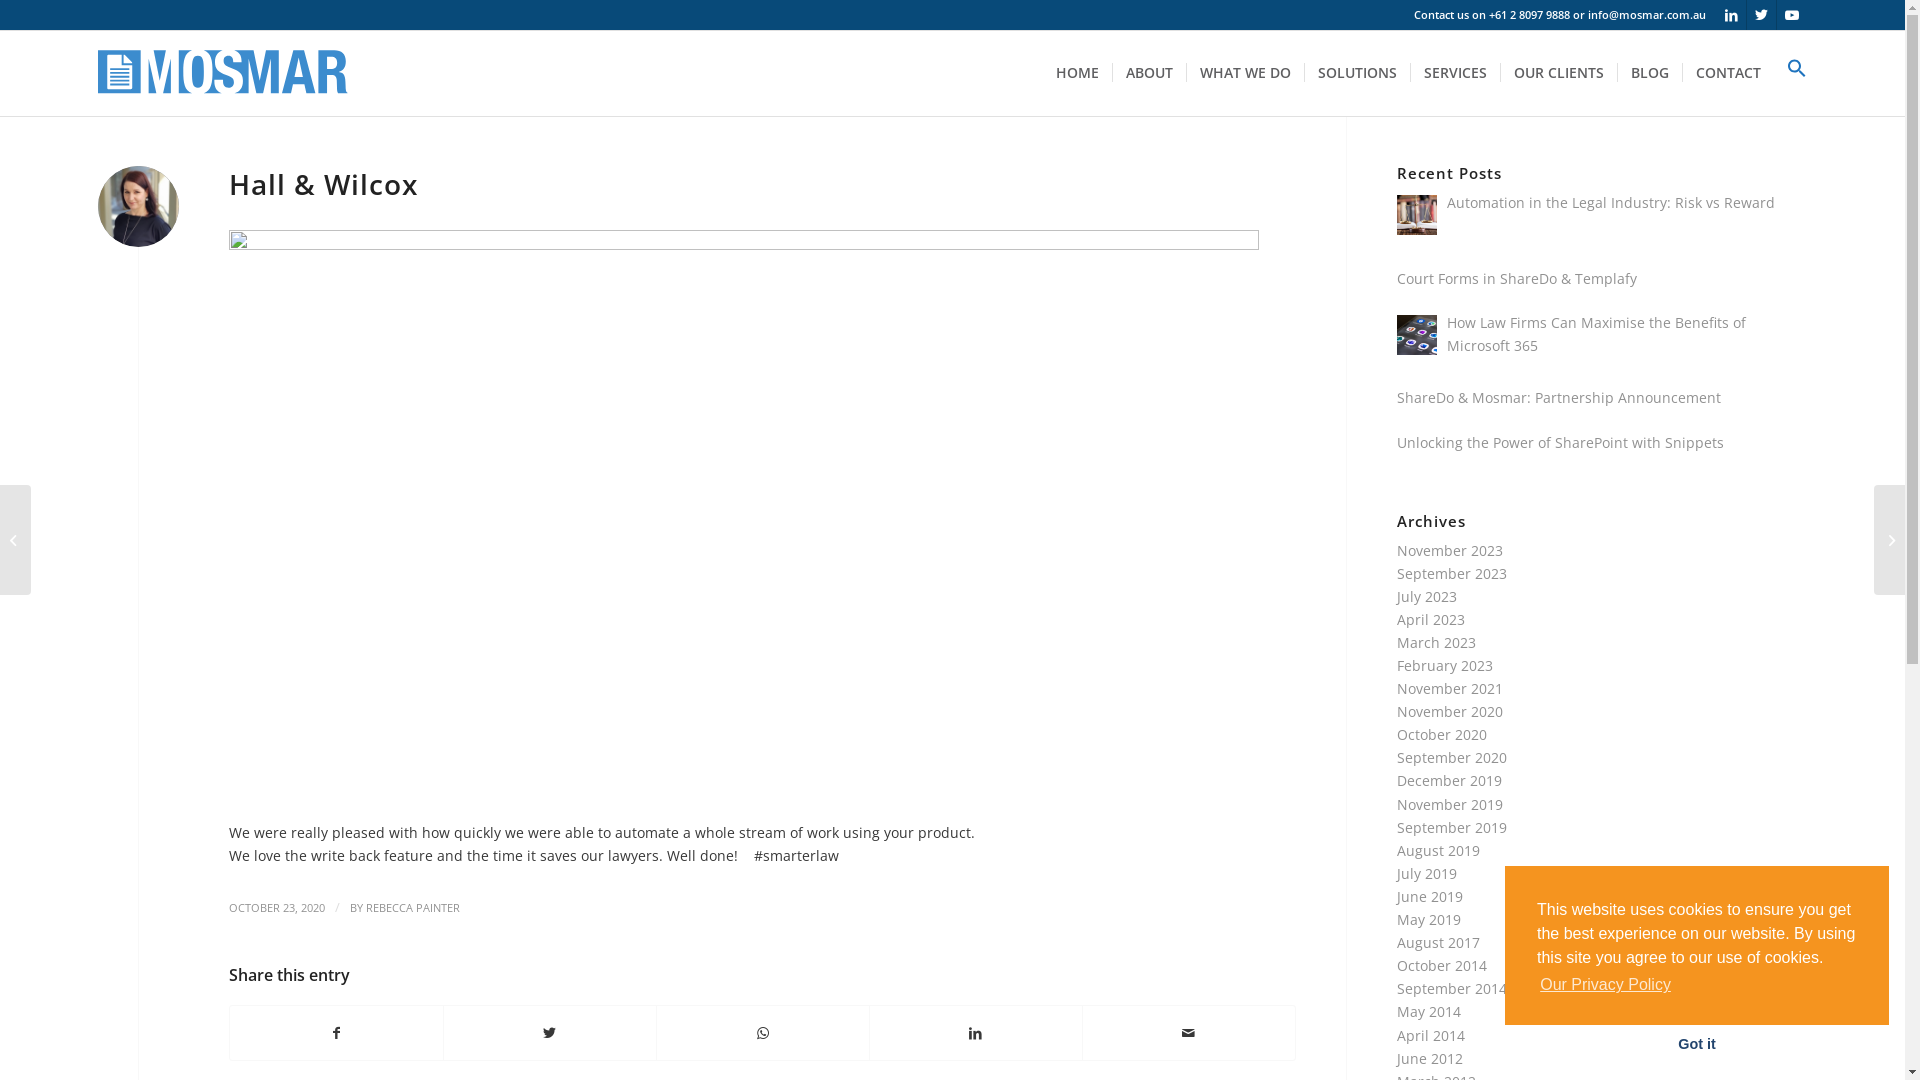 This screenshot has width=1920, height=1080. I want to click on 'Unlocking the Power of SharePoint with Snippets', so click(1559, 440).